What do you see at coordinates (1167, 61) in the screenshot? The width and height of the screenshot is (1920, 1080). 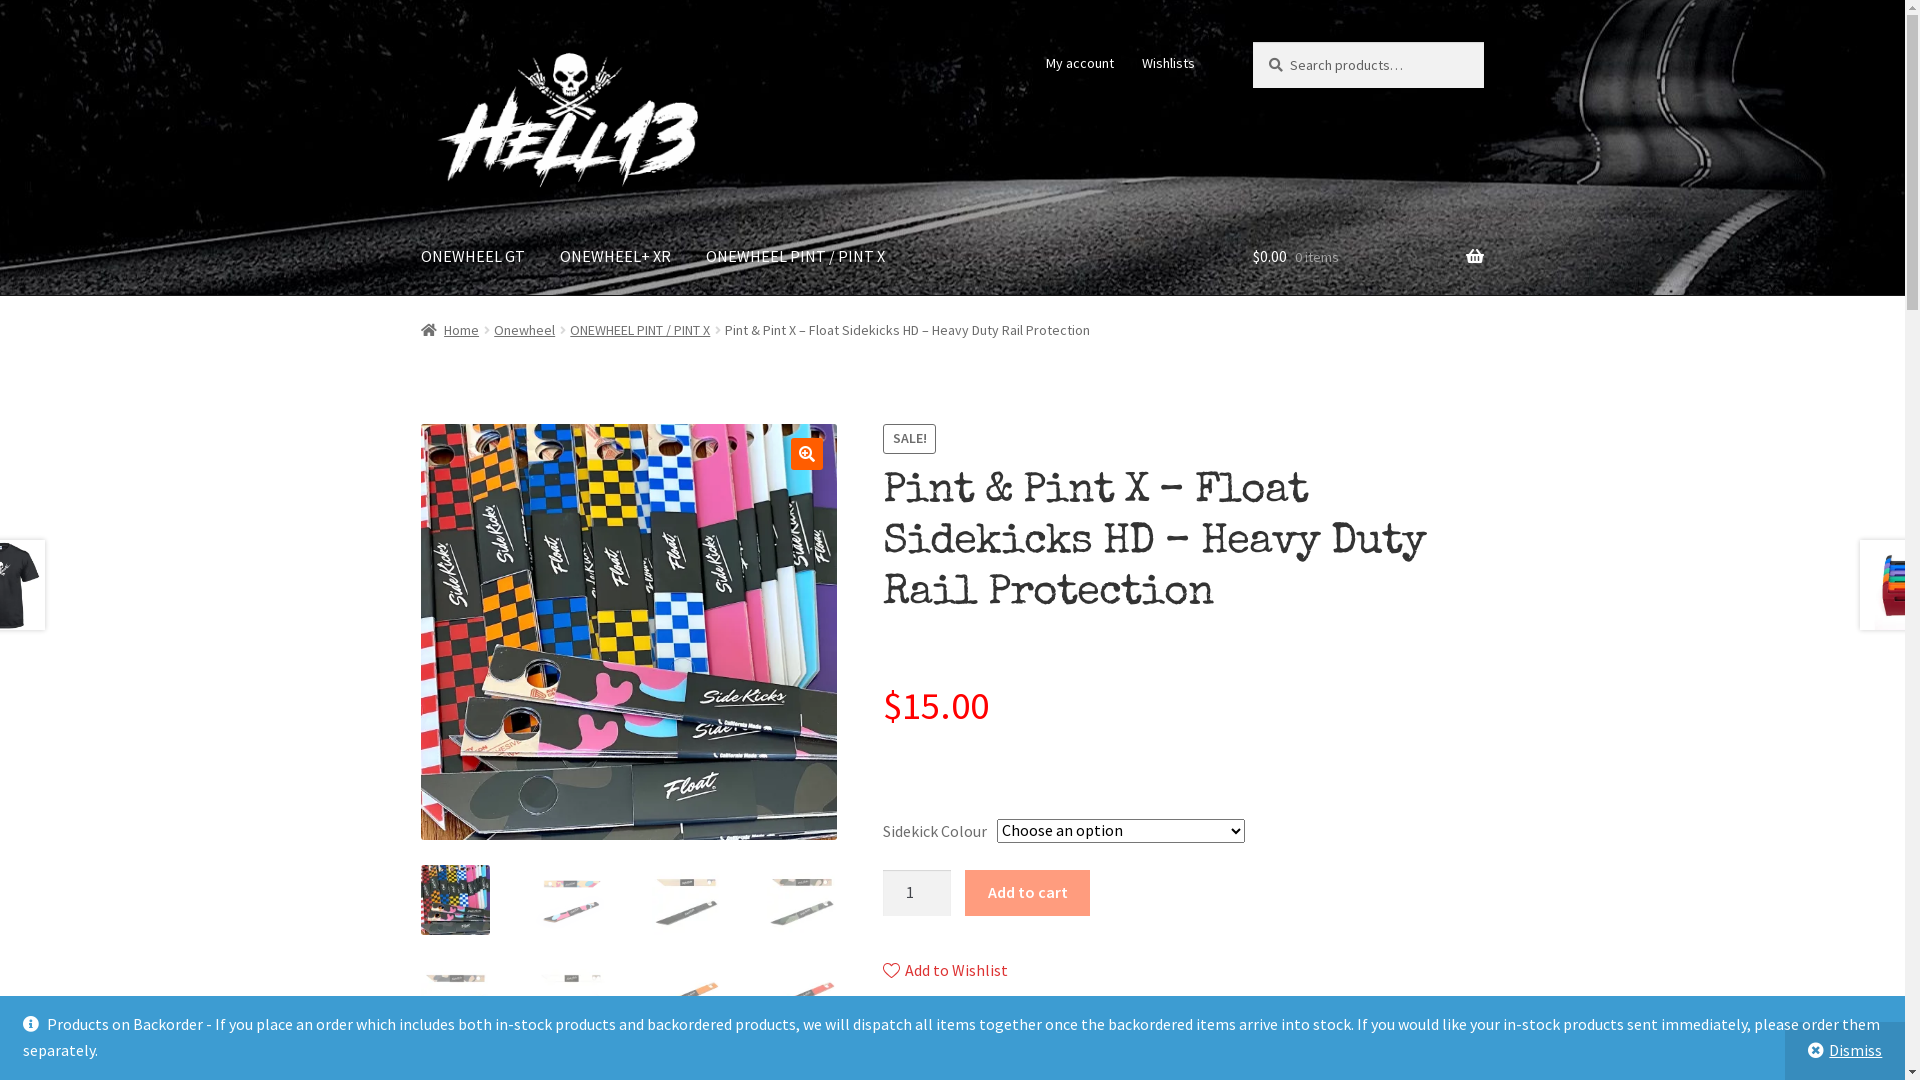 I see `'Wishlists'` at bounding box center [1167, 61].